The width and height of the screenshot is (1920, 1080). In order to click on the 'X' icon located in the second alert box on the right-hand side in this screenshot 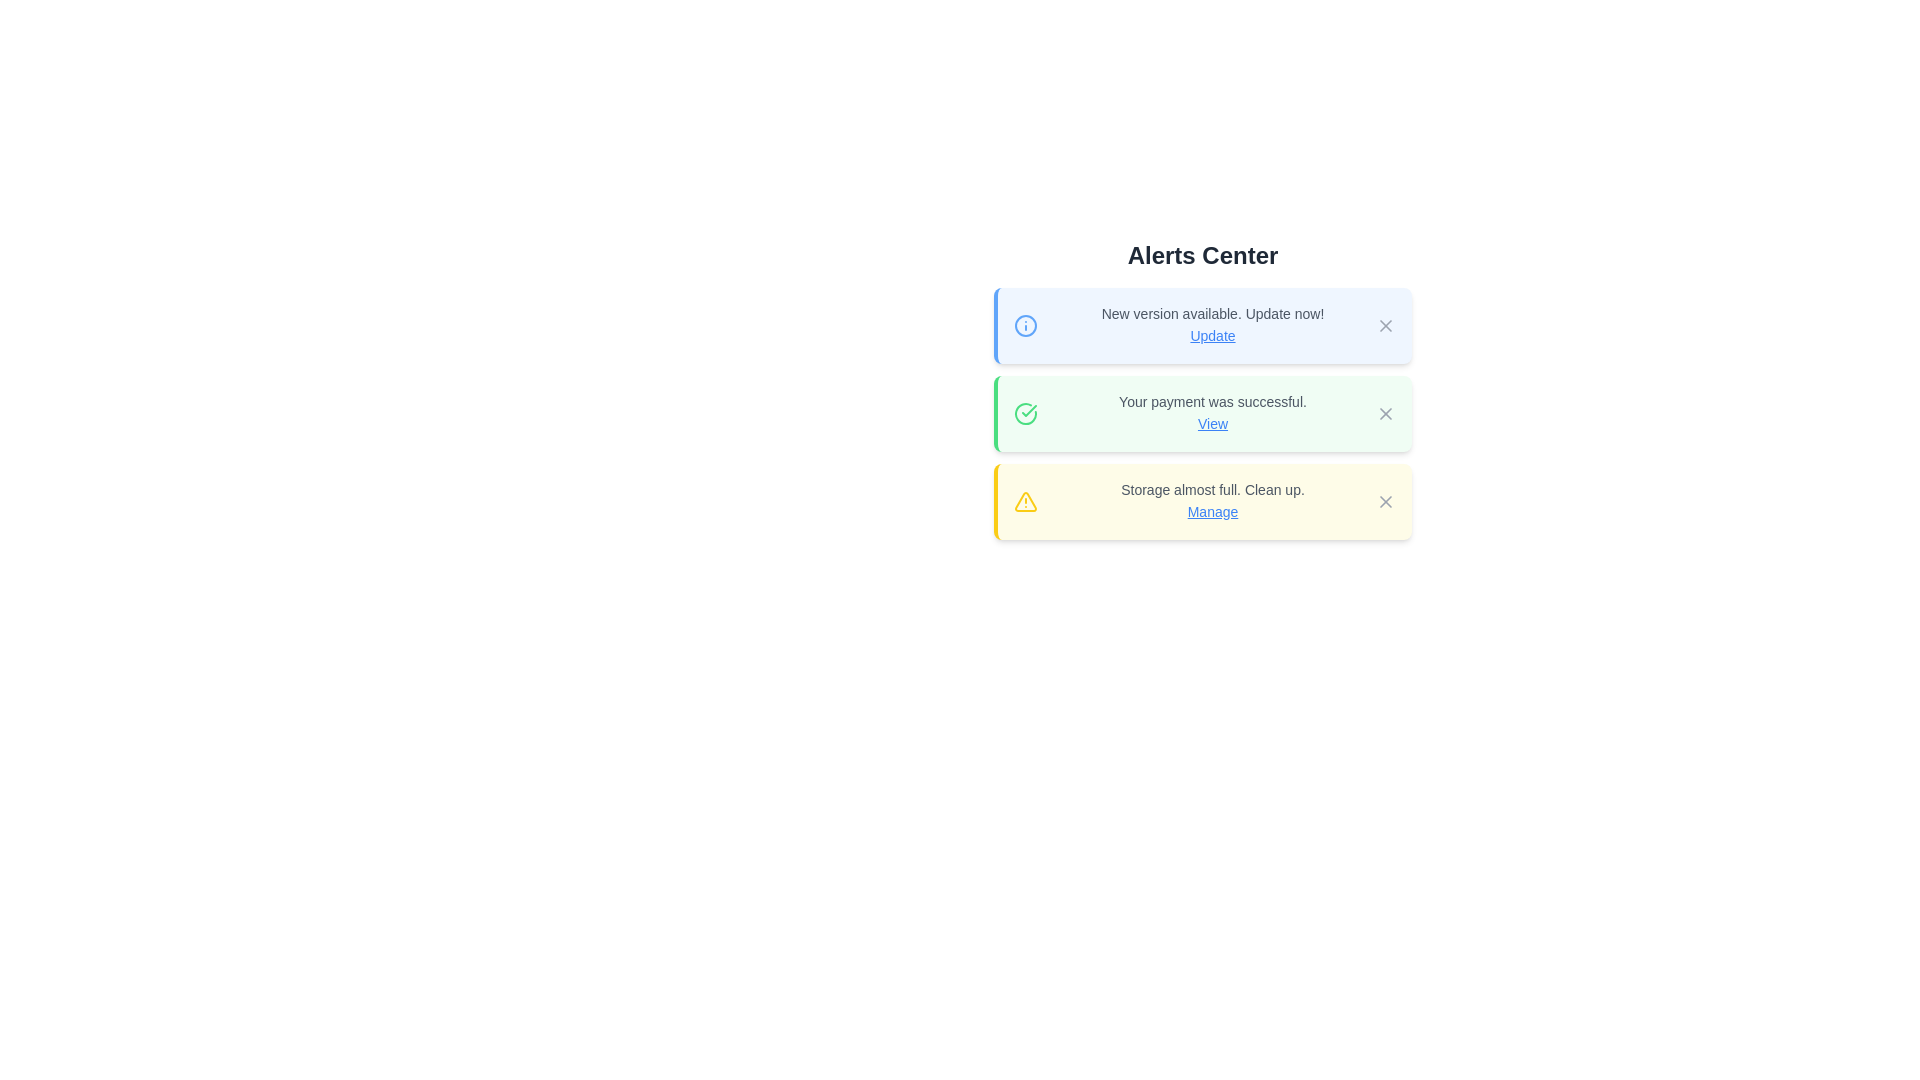, I will do `click(1385, 412)`.